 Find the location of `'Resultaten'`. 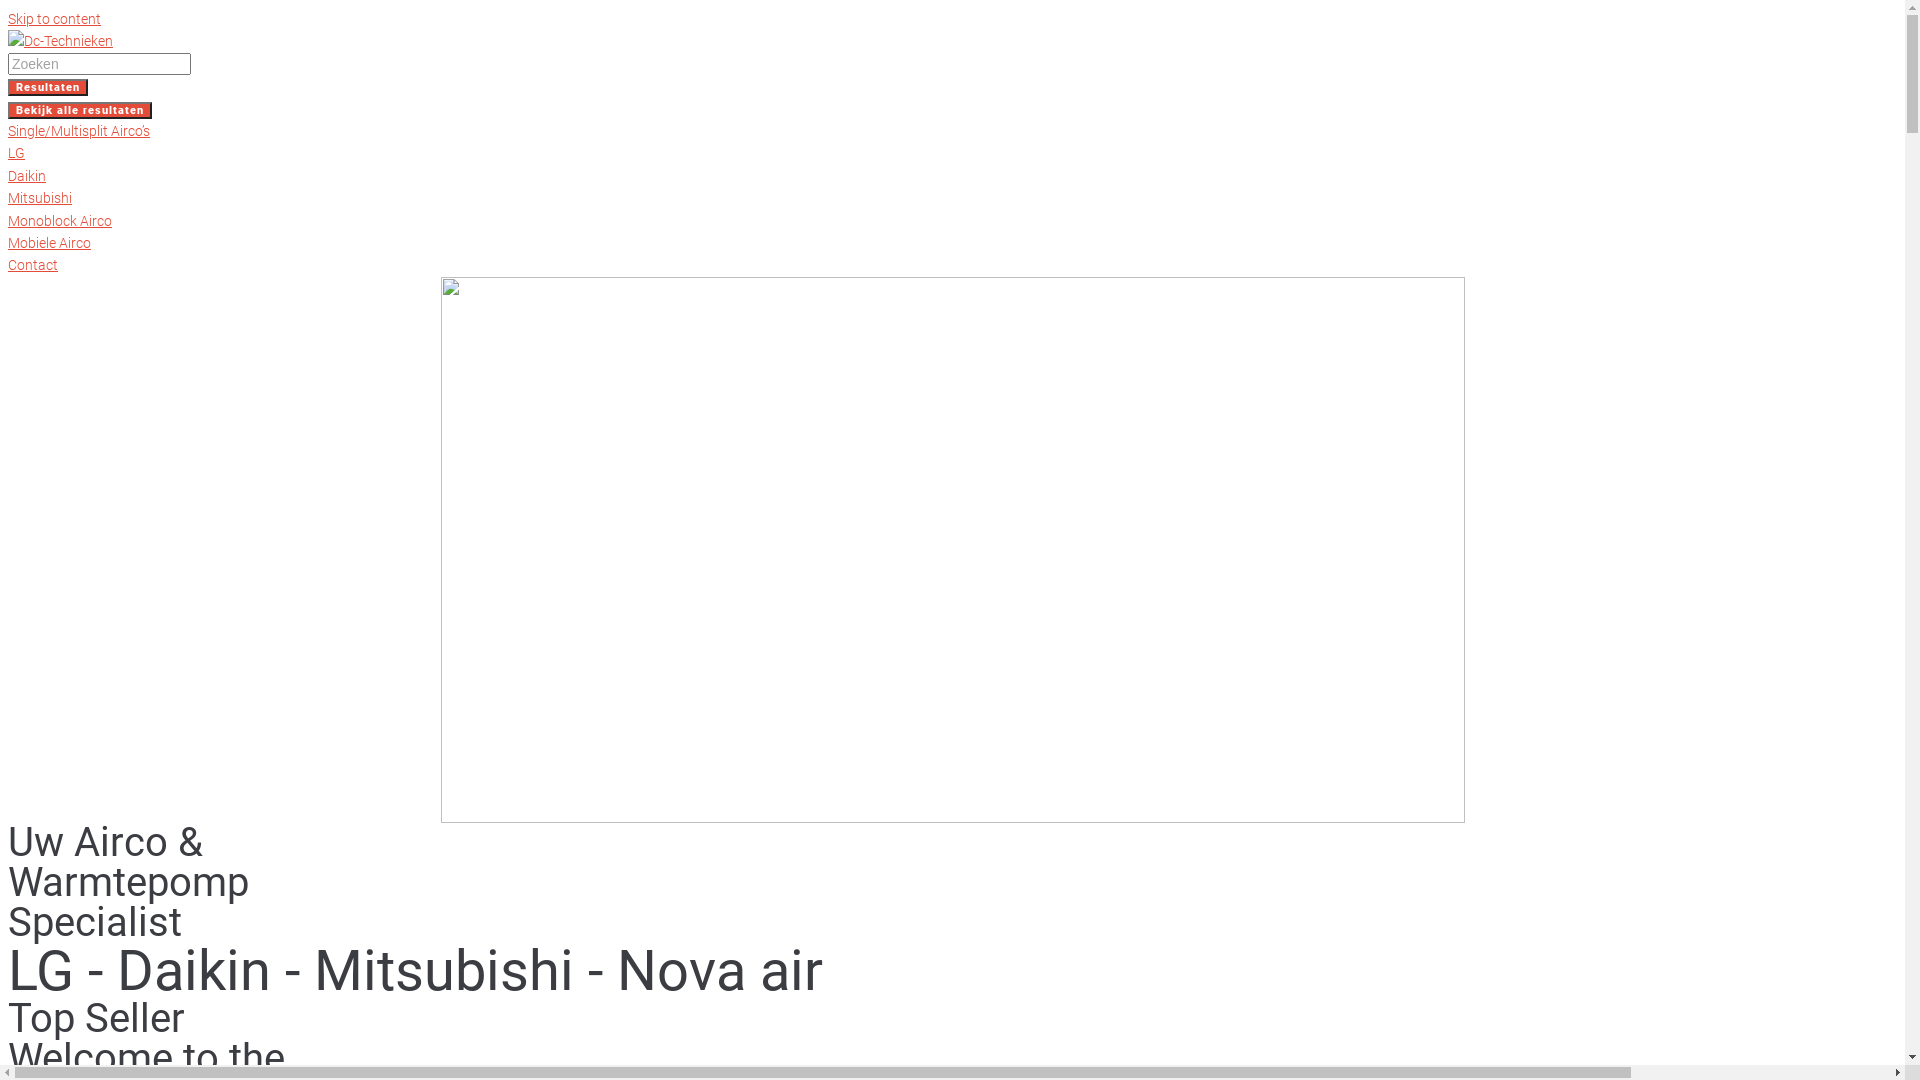

'Resultaten' is located at coordinates (48, 86).